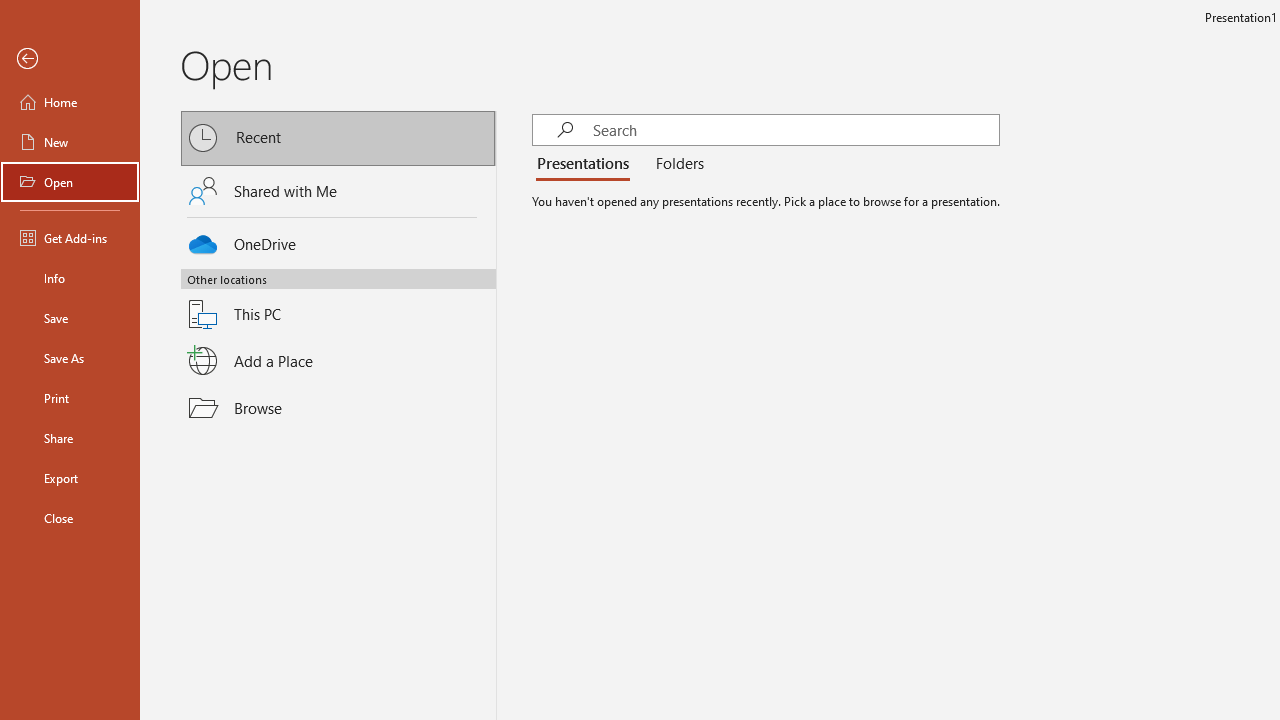  I want to click on 'Shared with Me', so click(338, 191).